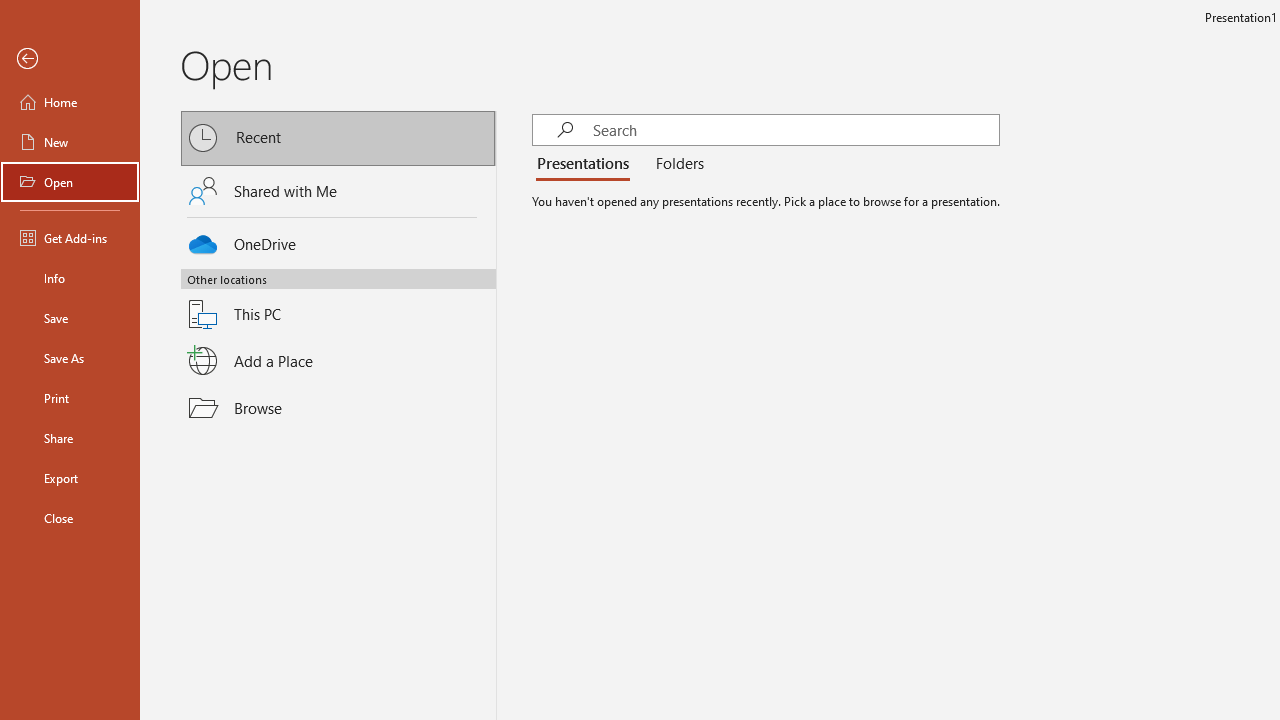  I want to click on 'Shared with Me', so click(338, 191).